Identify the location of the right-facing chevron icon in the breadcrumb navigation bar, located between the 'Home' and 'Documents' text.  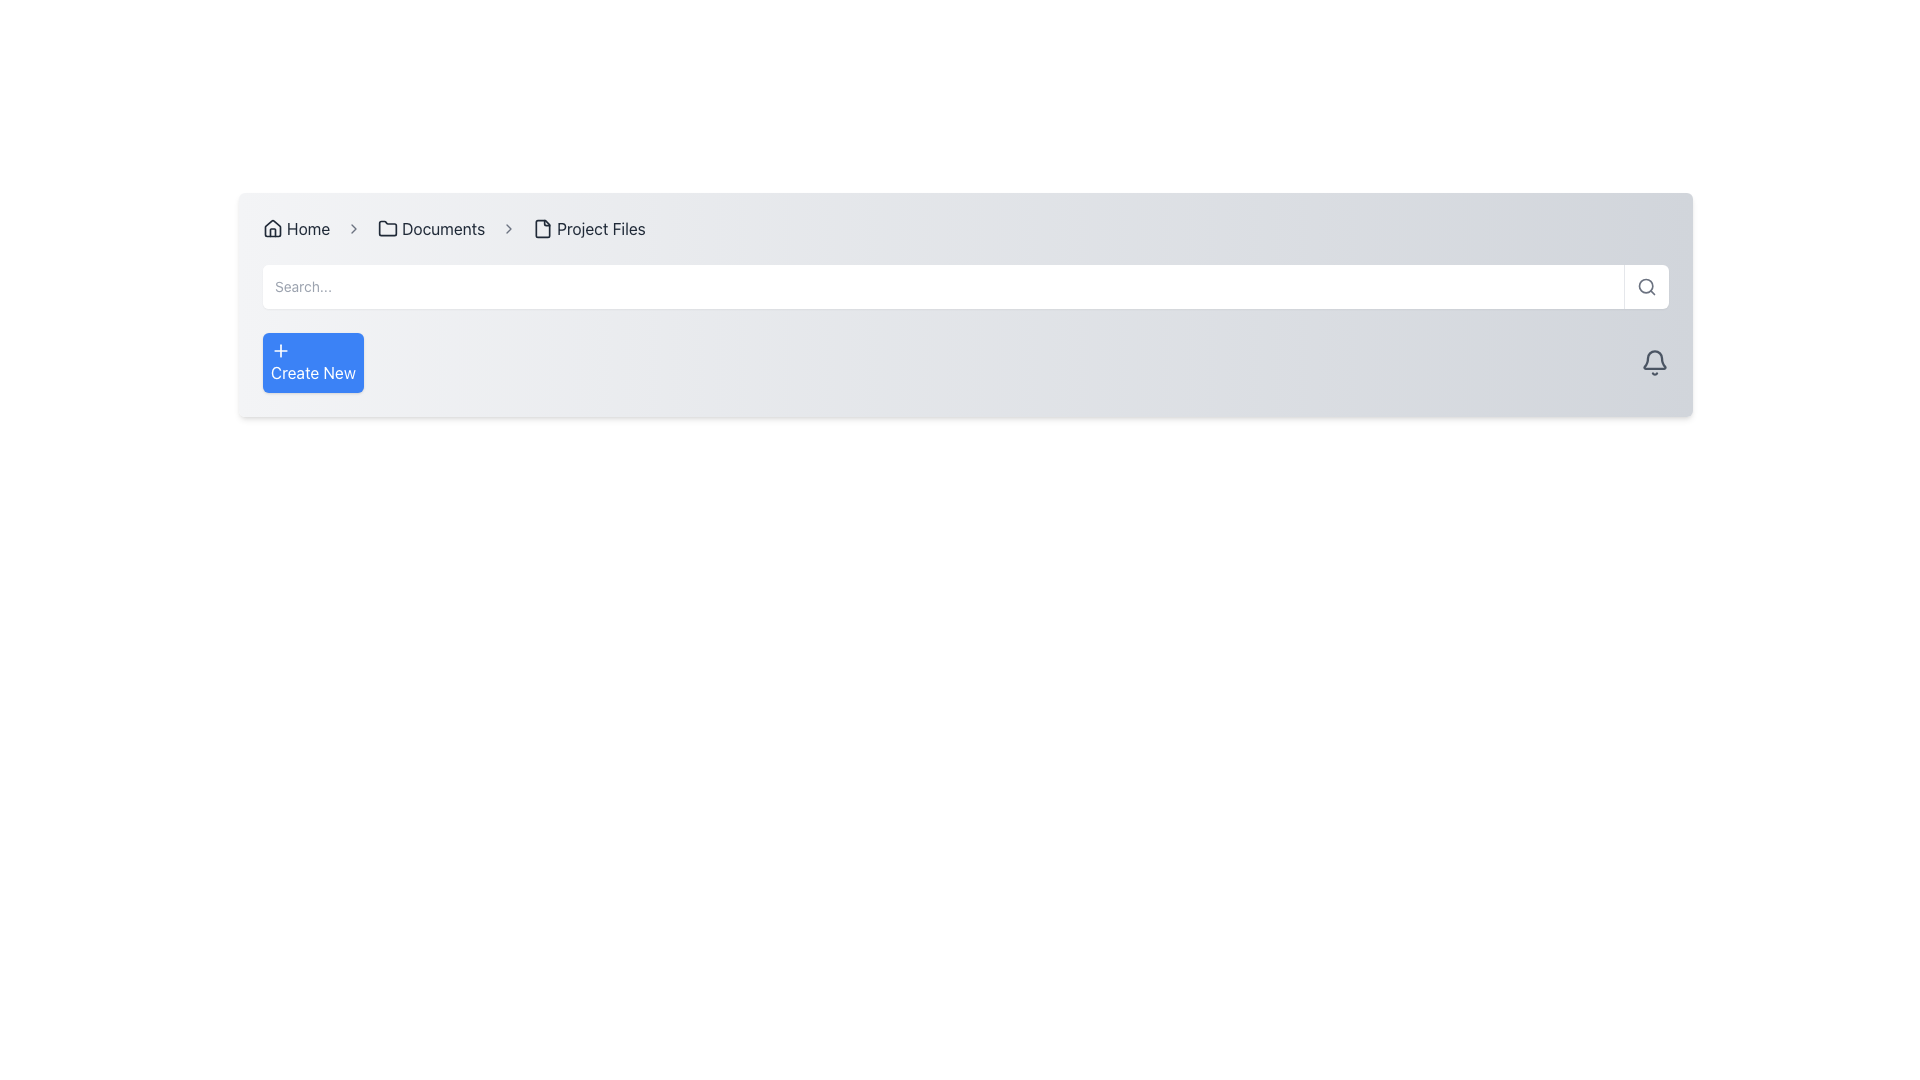
(354, 227).